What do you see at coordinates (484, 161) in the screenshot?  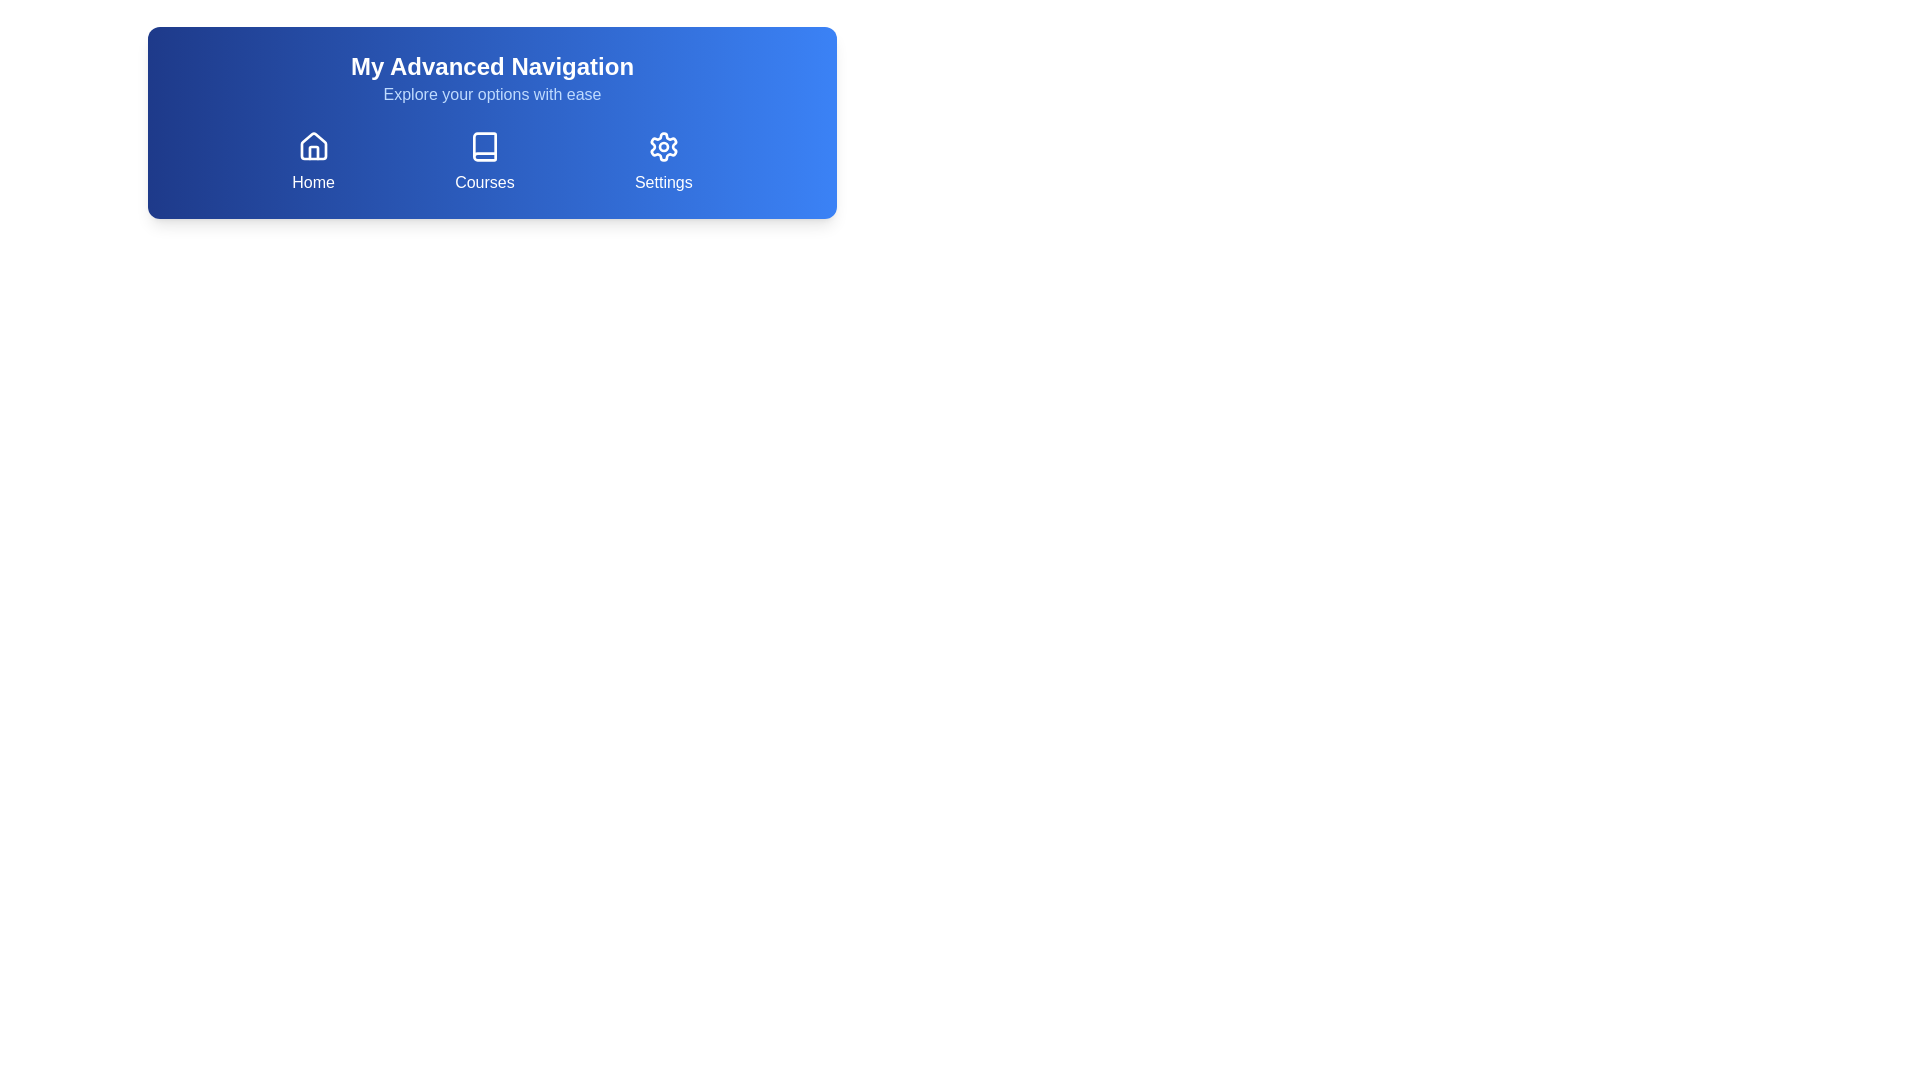 I see `the 'Courses' button, which features a book-shaped icon and is located in the navigation menu between 'Home' and 'Settings'` at bounding box center [484, 161].